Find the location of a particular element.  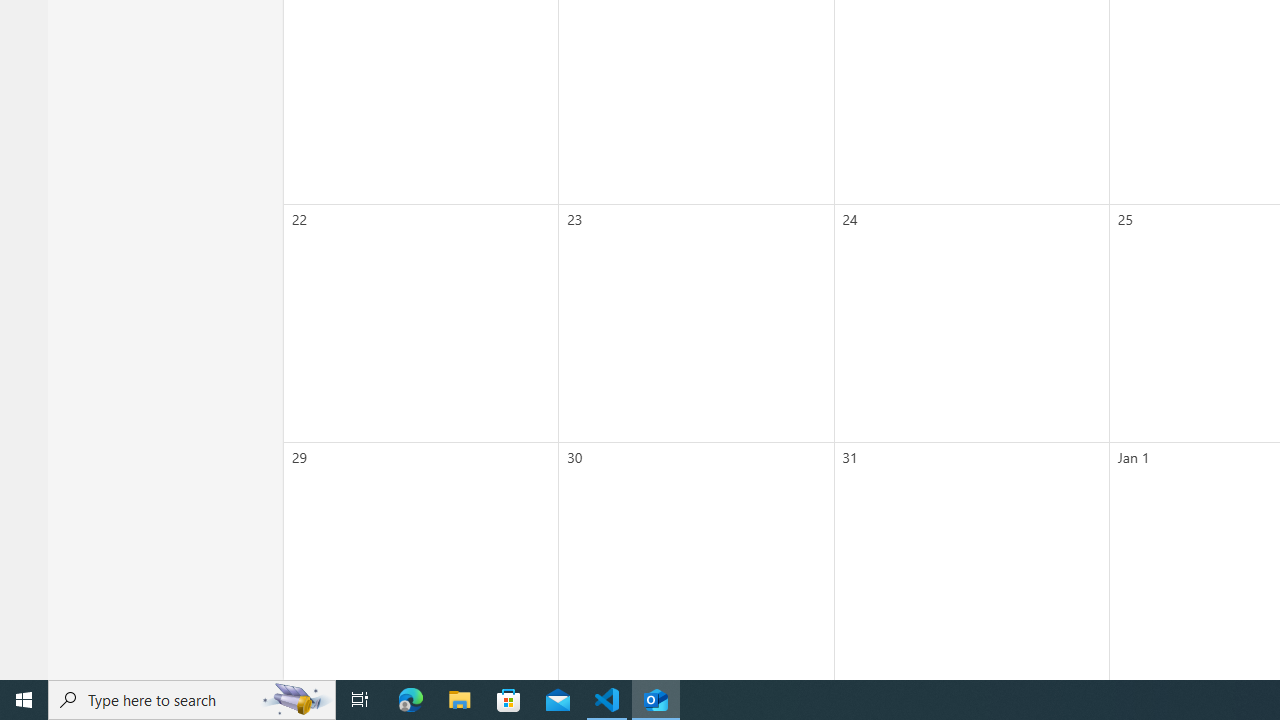

'File Explorer' is located at coordinates (459, 698).